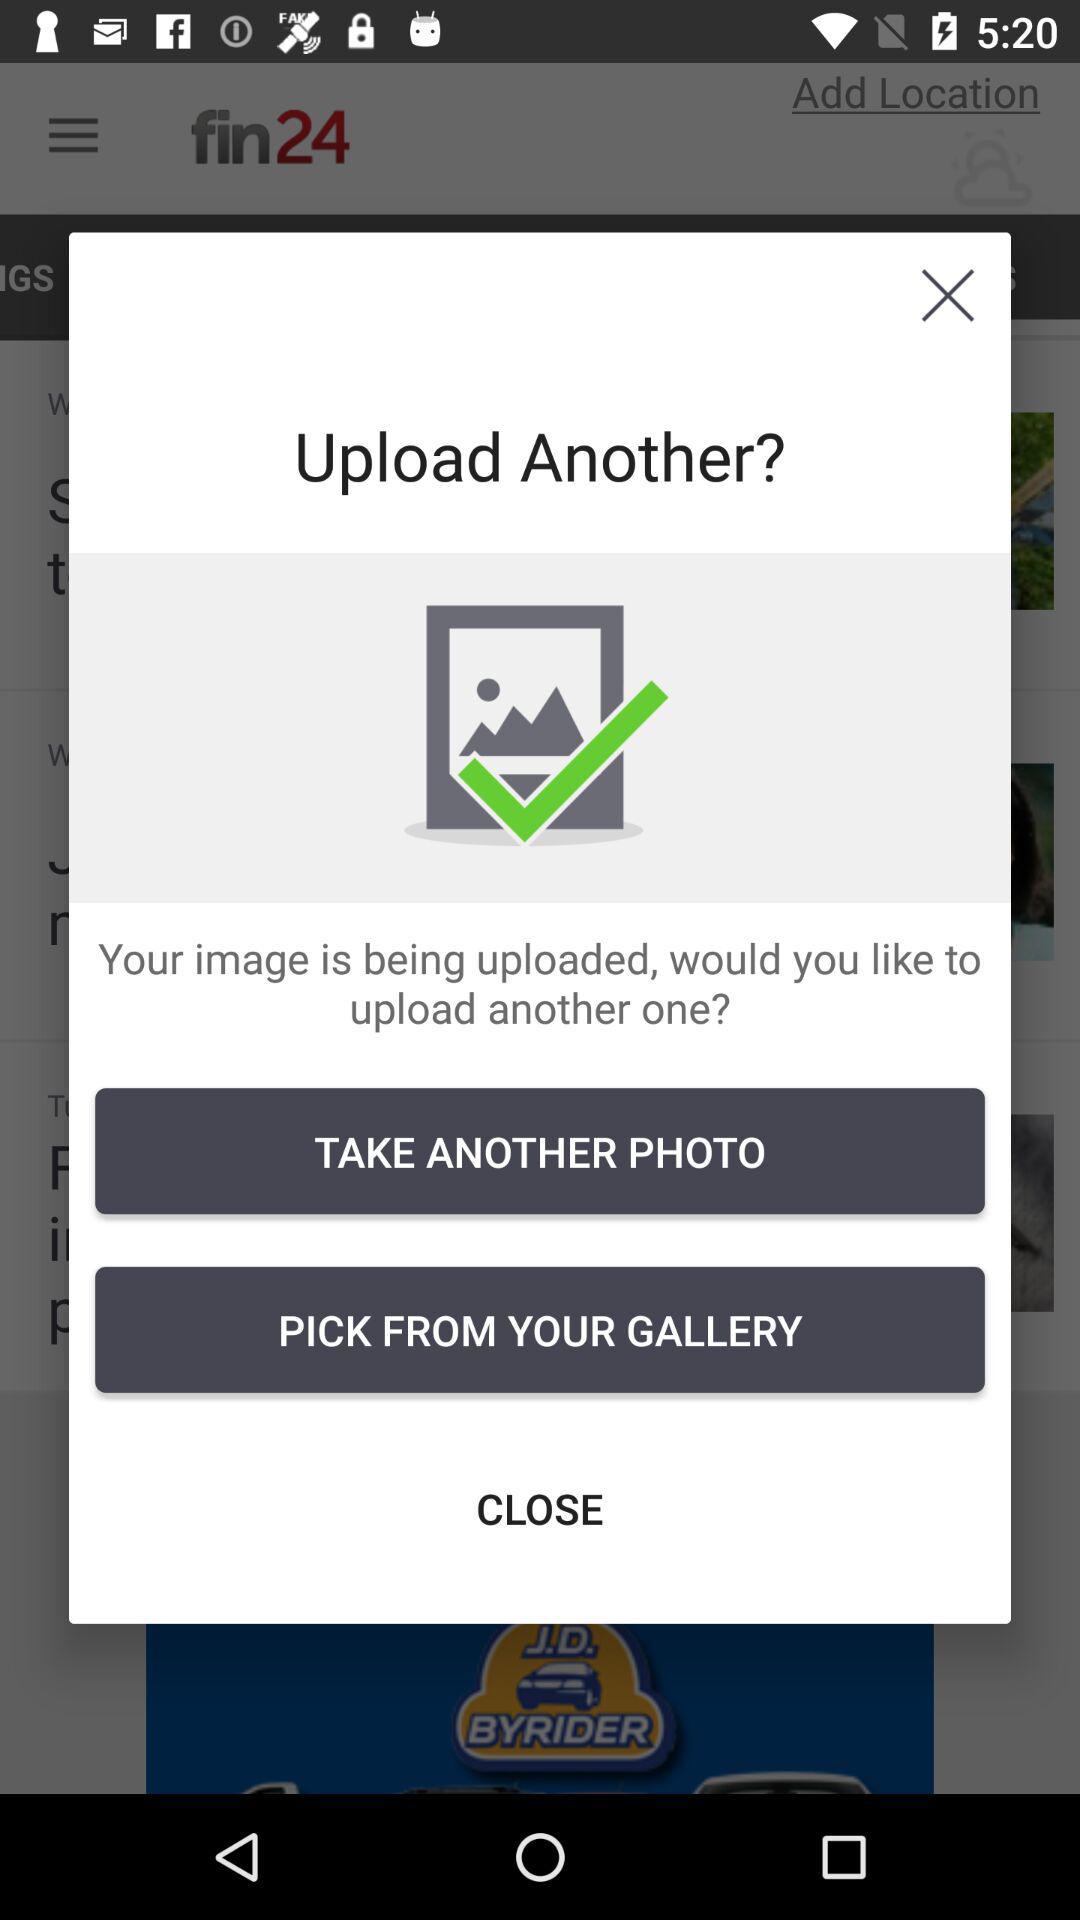 The height and width of the screenshot is (1920, 1080). I want to click on function, so click(947, 294).